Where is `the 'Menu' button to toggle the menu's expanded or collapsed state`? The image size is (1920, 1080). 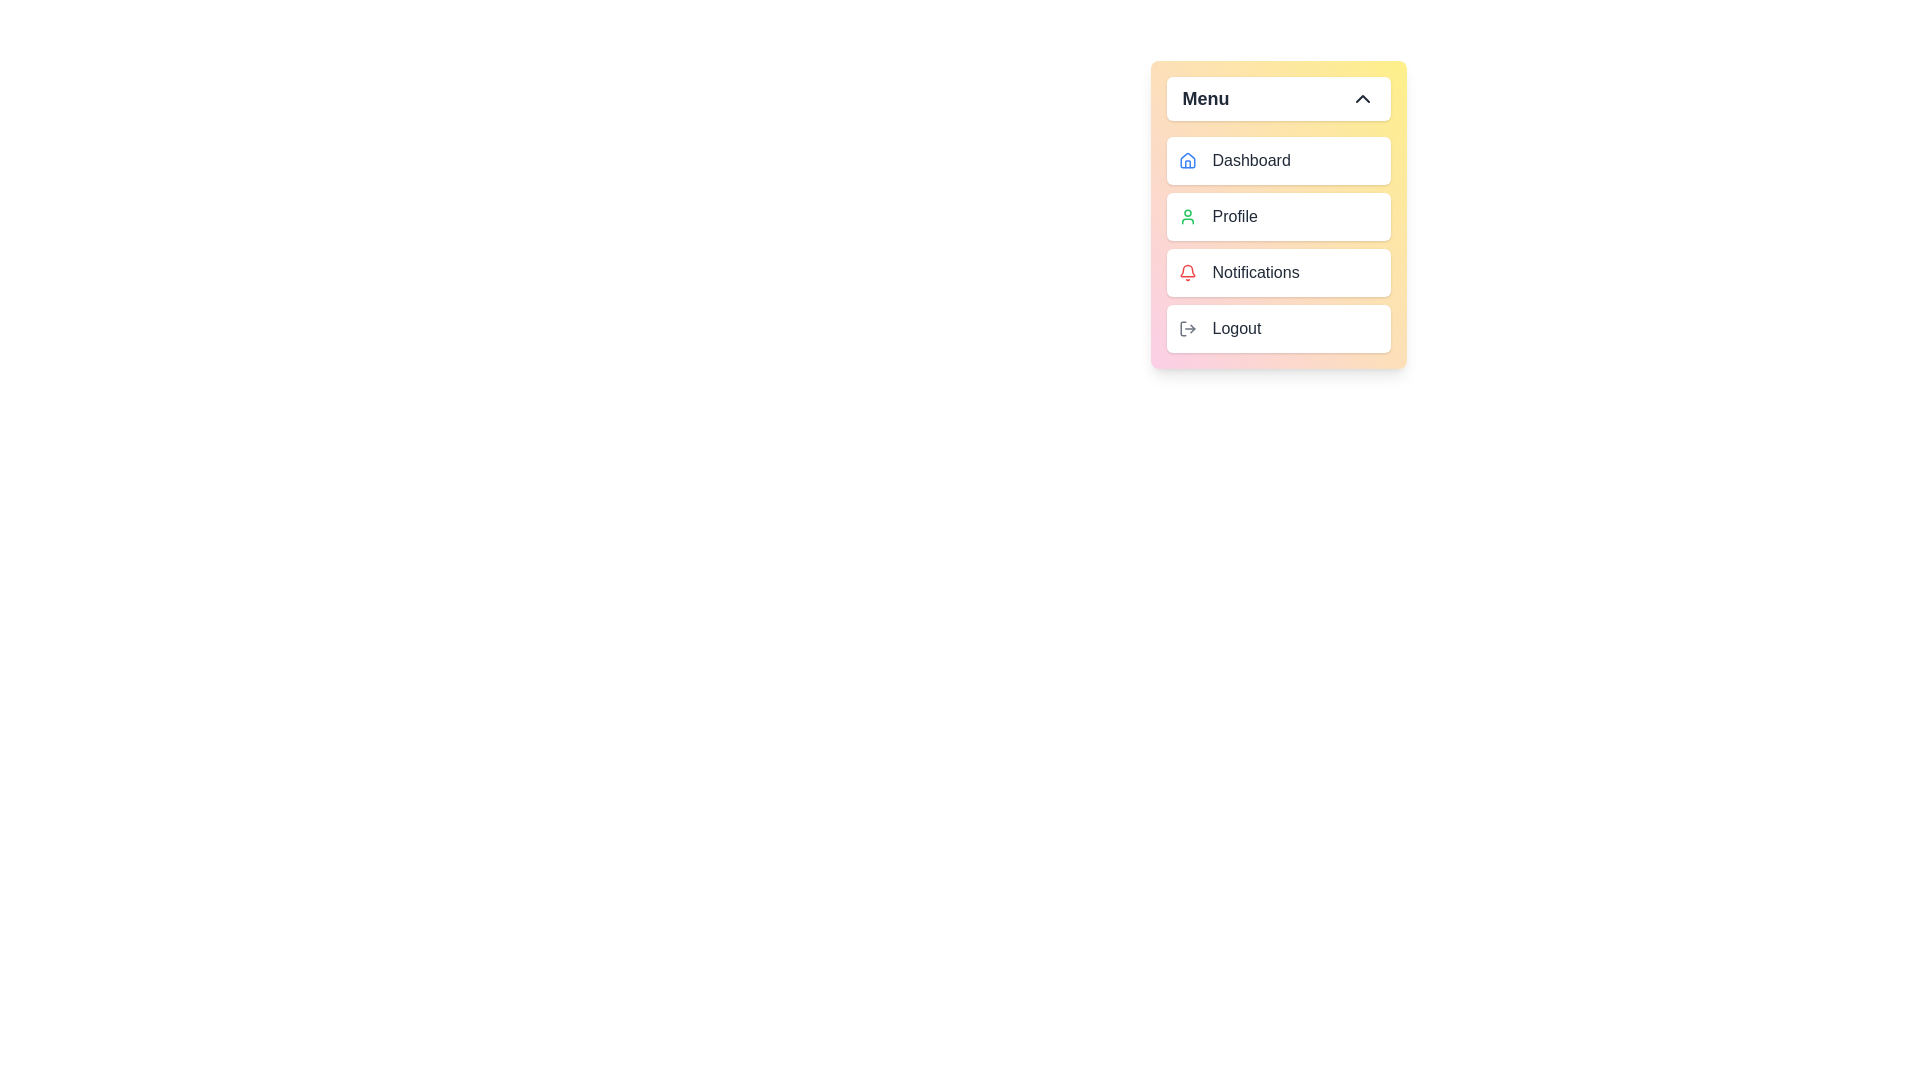 the 'Menu' button to toggle the menu's expanded or collapsed state is located at coordinates (1277, 99).